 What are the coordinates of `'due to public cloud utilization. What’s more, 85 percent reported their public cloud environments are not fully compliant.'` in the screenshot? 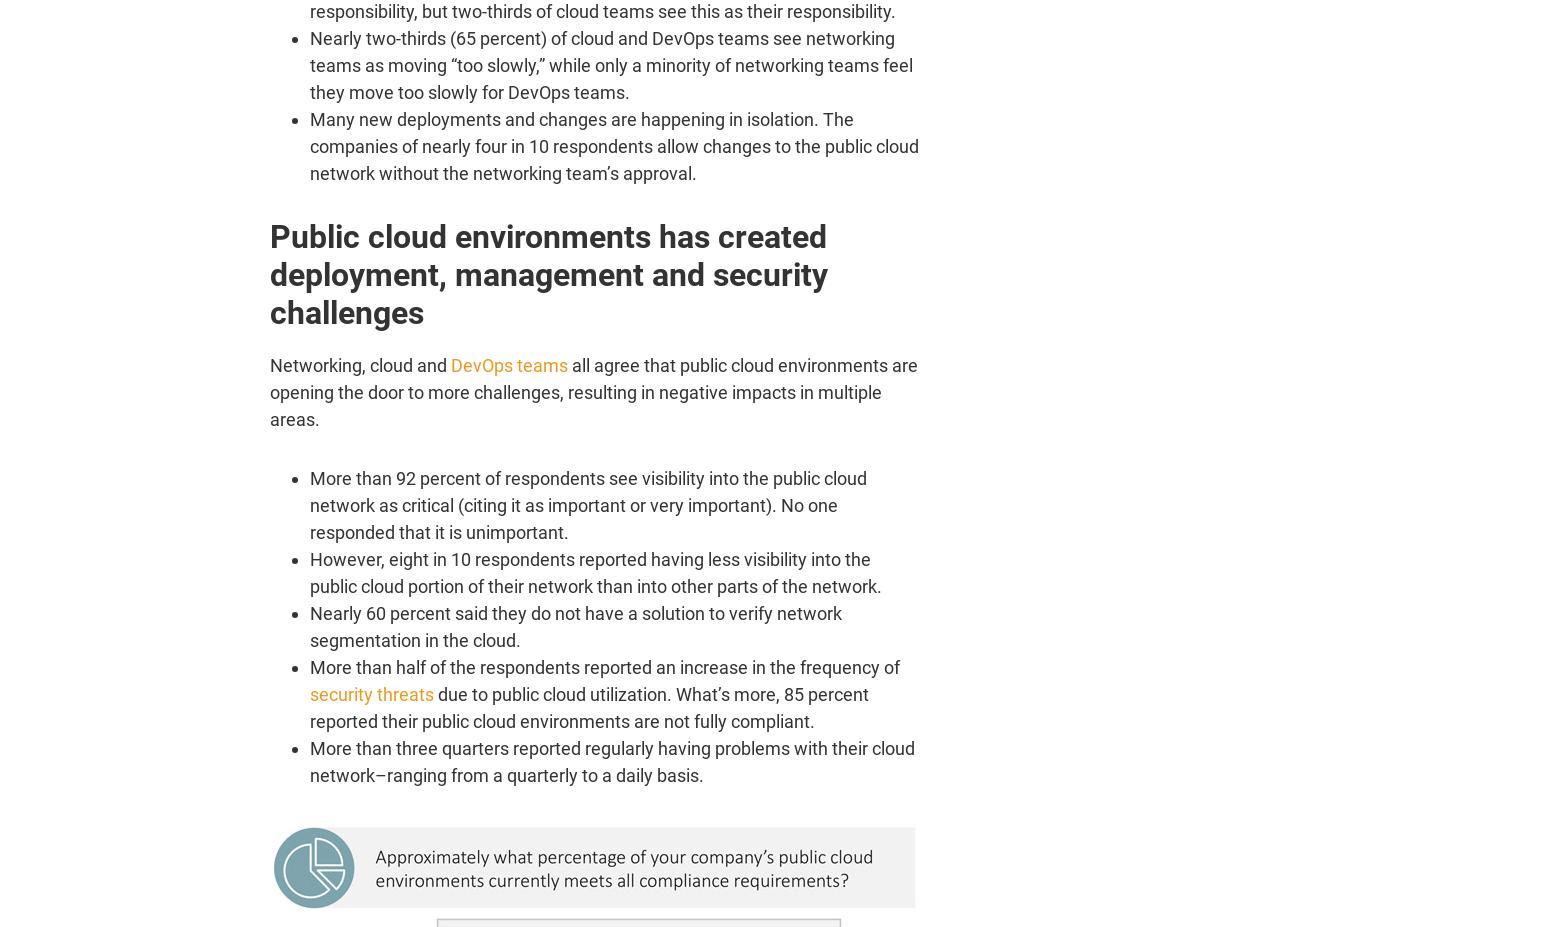 It's located at (589, 707).